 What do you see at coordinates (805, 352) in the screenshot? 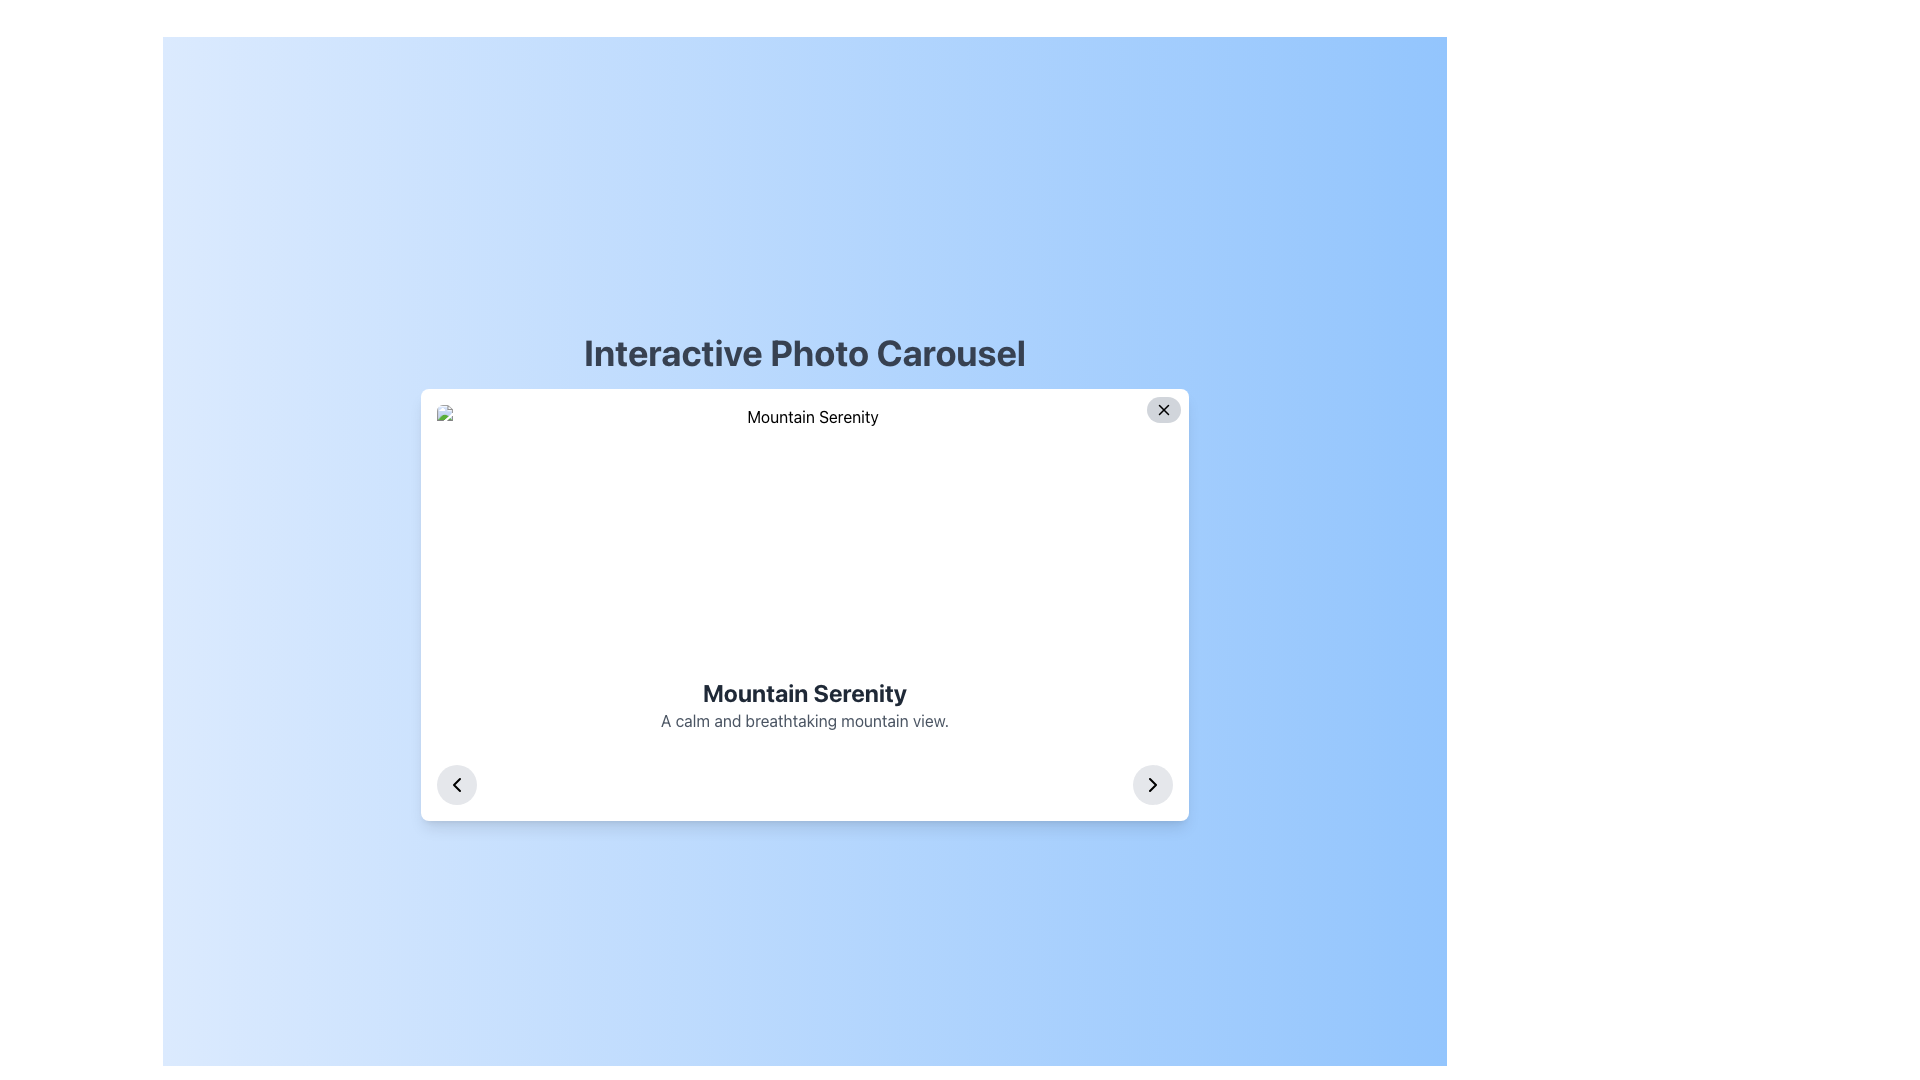
I see `text from the heading element labeled 'Interactive Photo Carousel' located at the top-center of the visible area` at bounding box center [805, 352].